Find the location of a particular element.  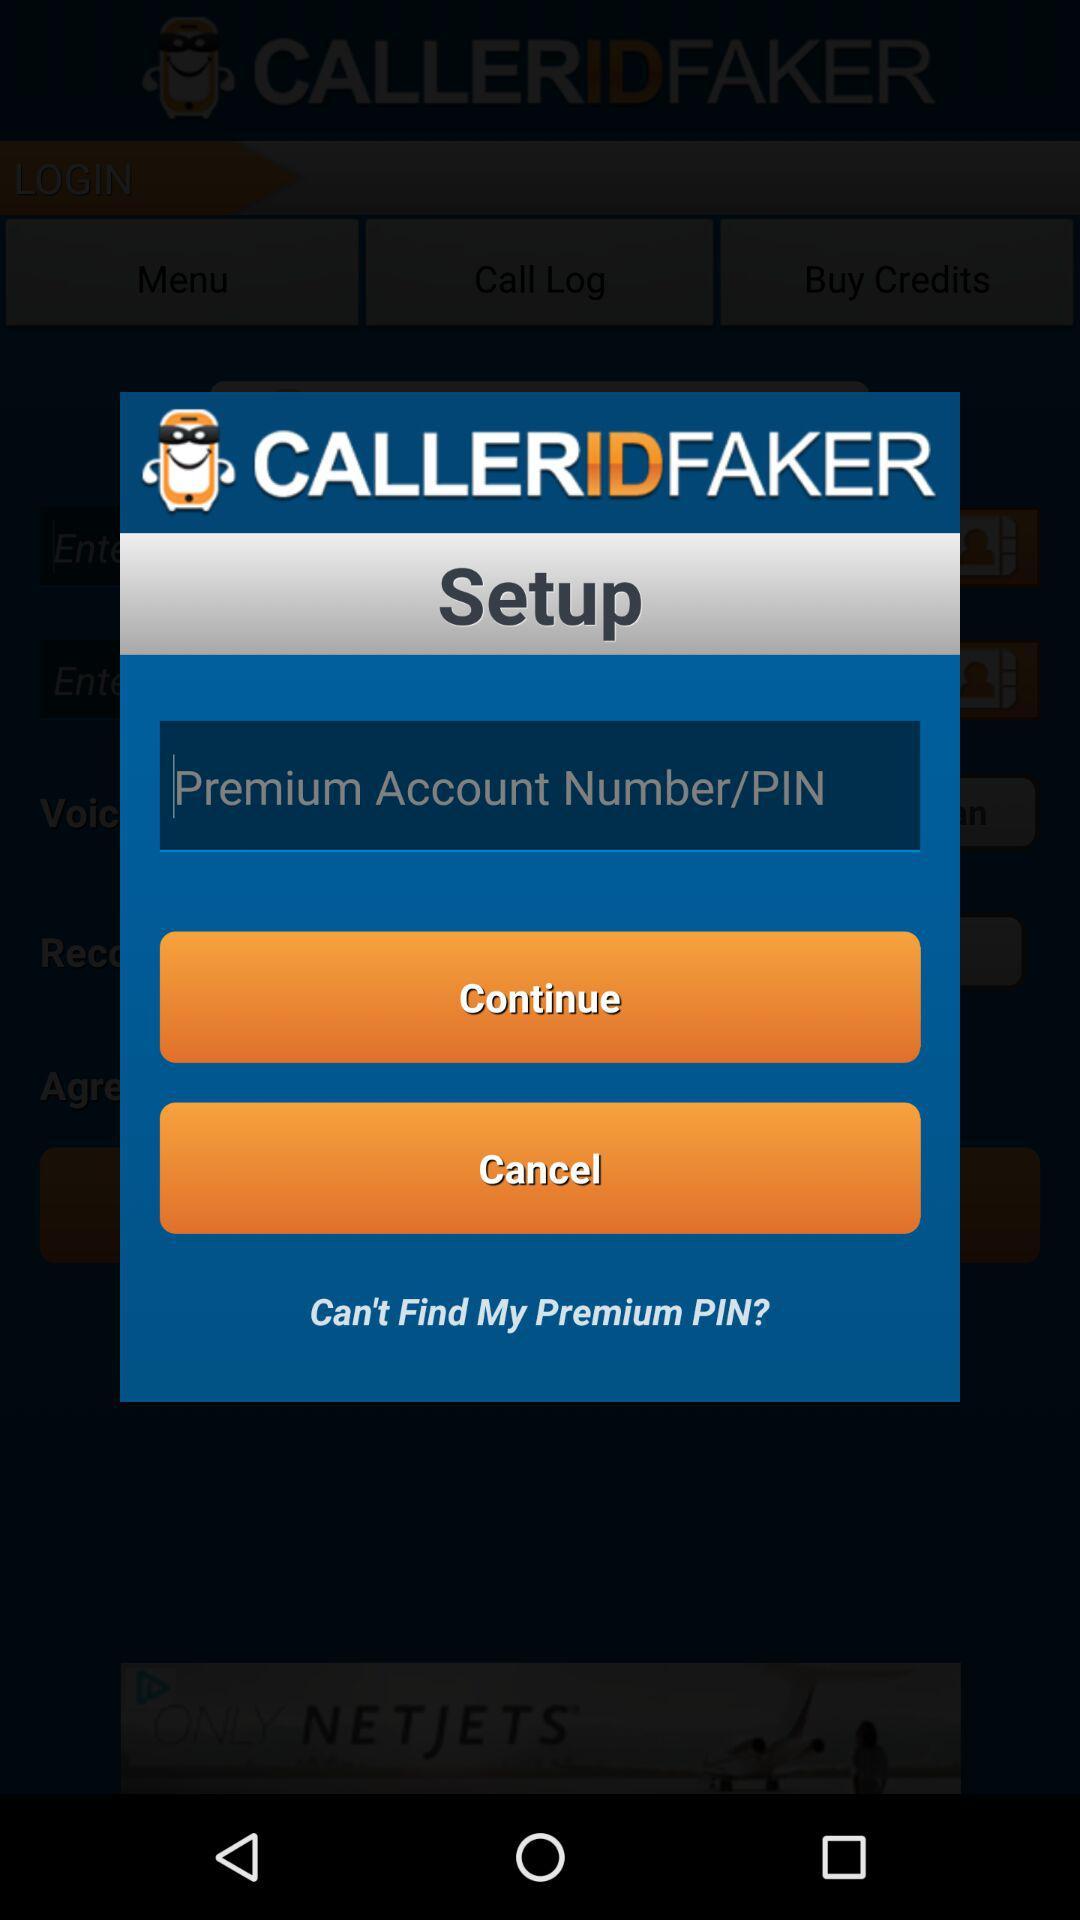

button above the cancel item is located at coordinates (540, 997).